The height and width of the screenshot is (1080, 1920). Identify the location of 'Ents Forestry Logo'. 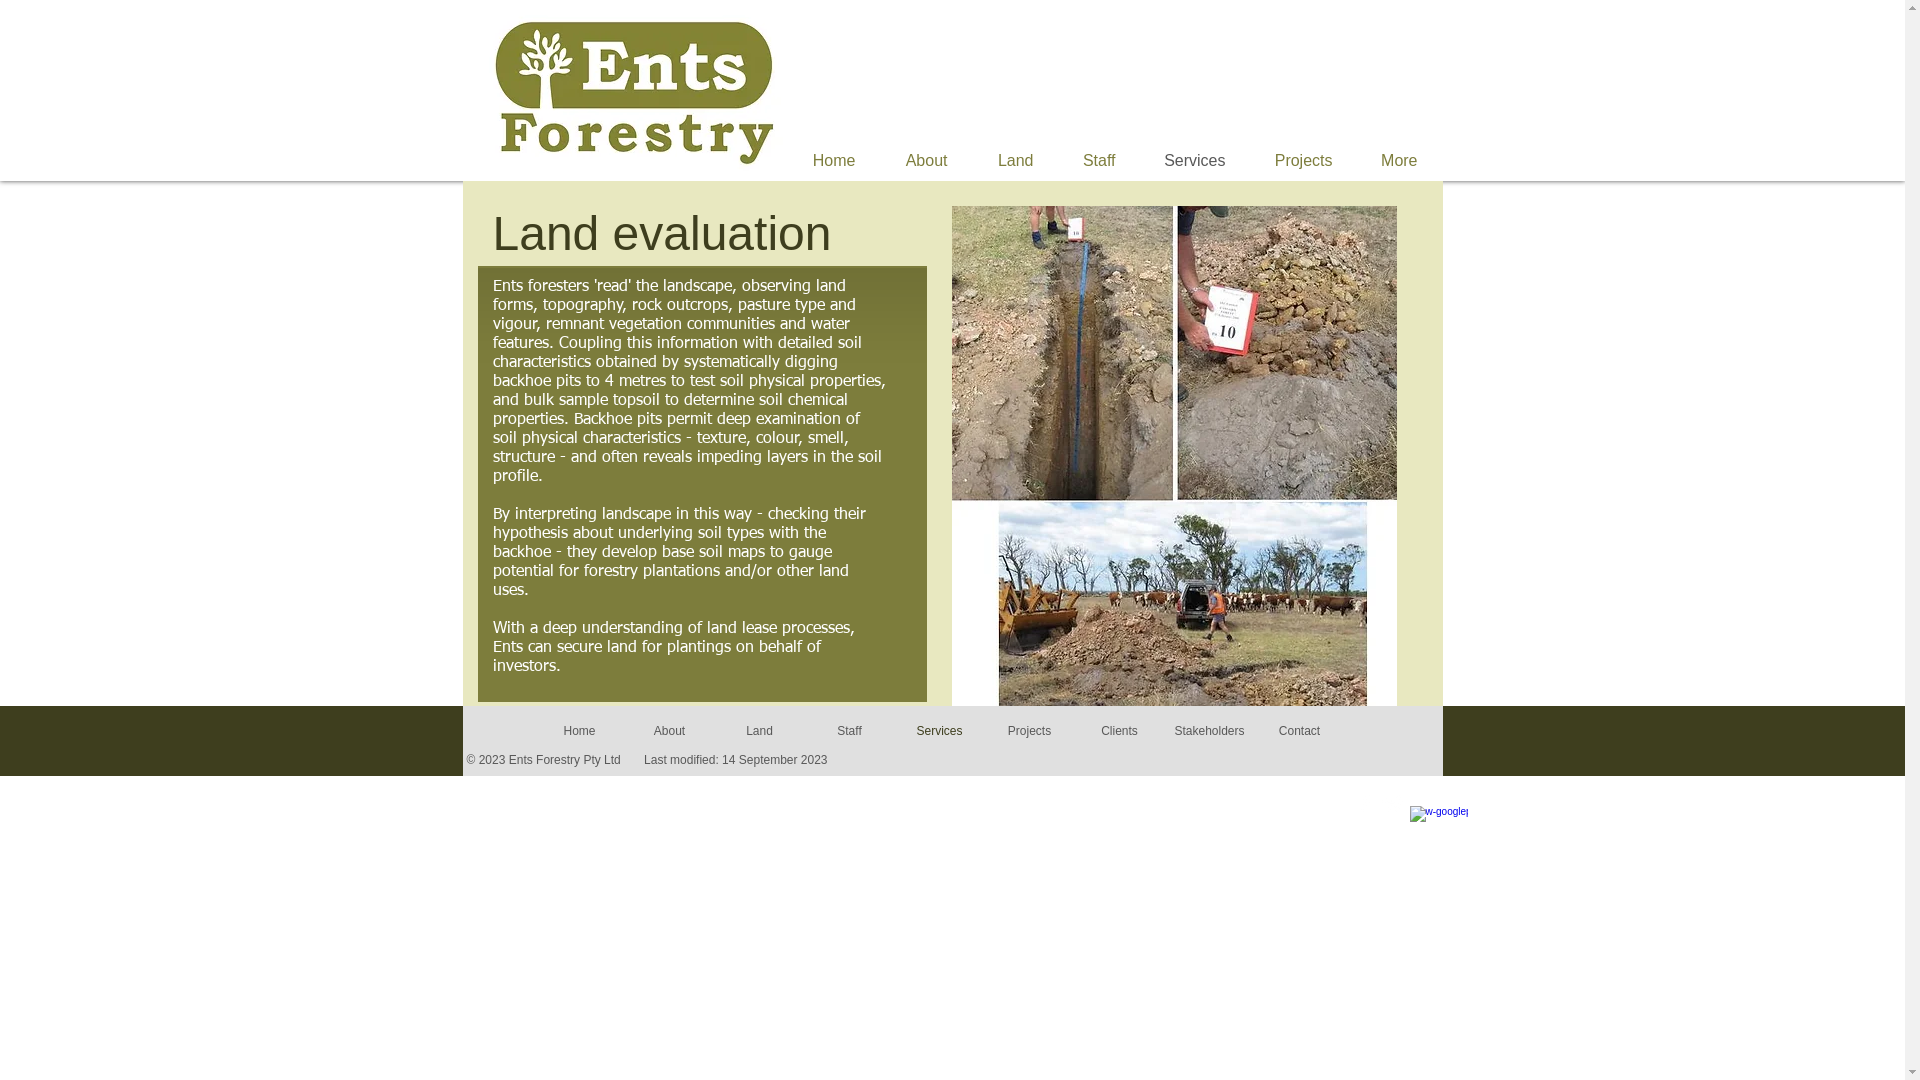
(632, 92).